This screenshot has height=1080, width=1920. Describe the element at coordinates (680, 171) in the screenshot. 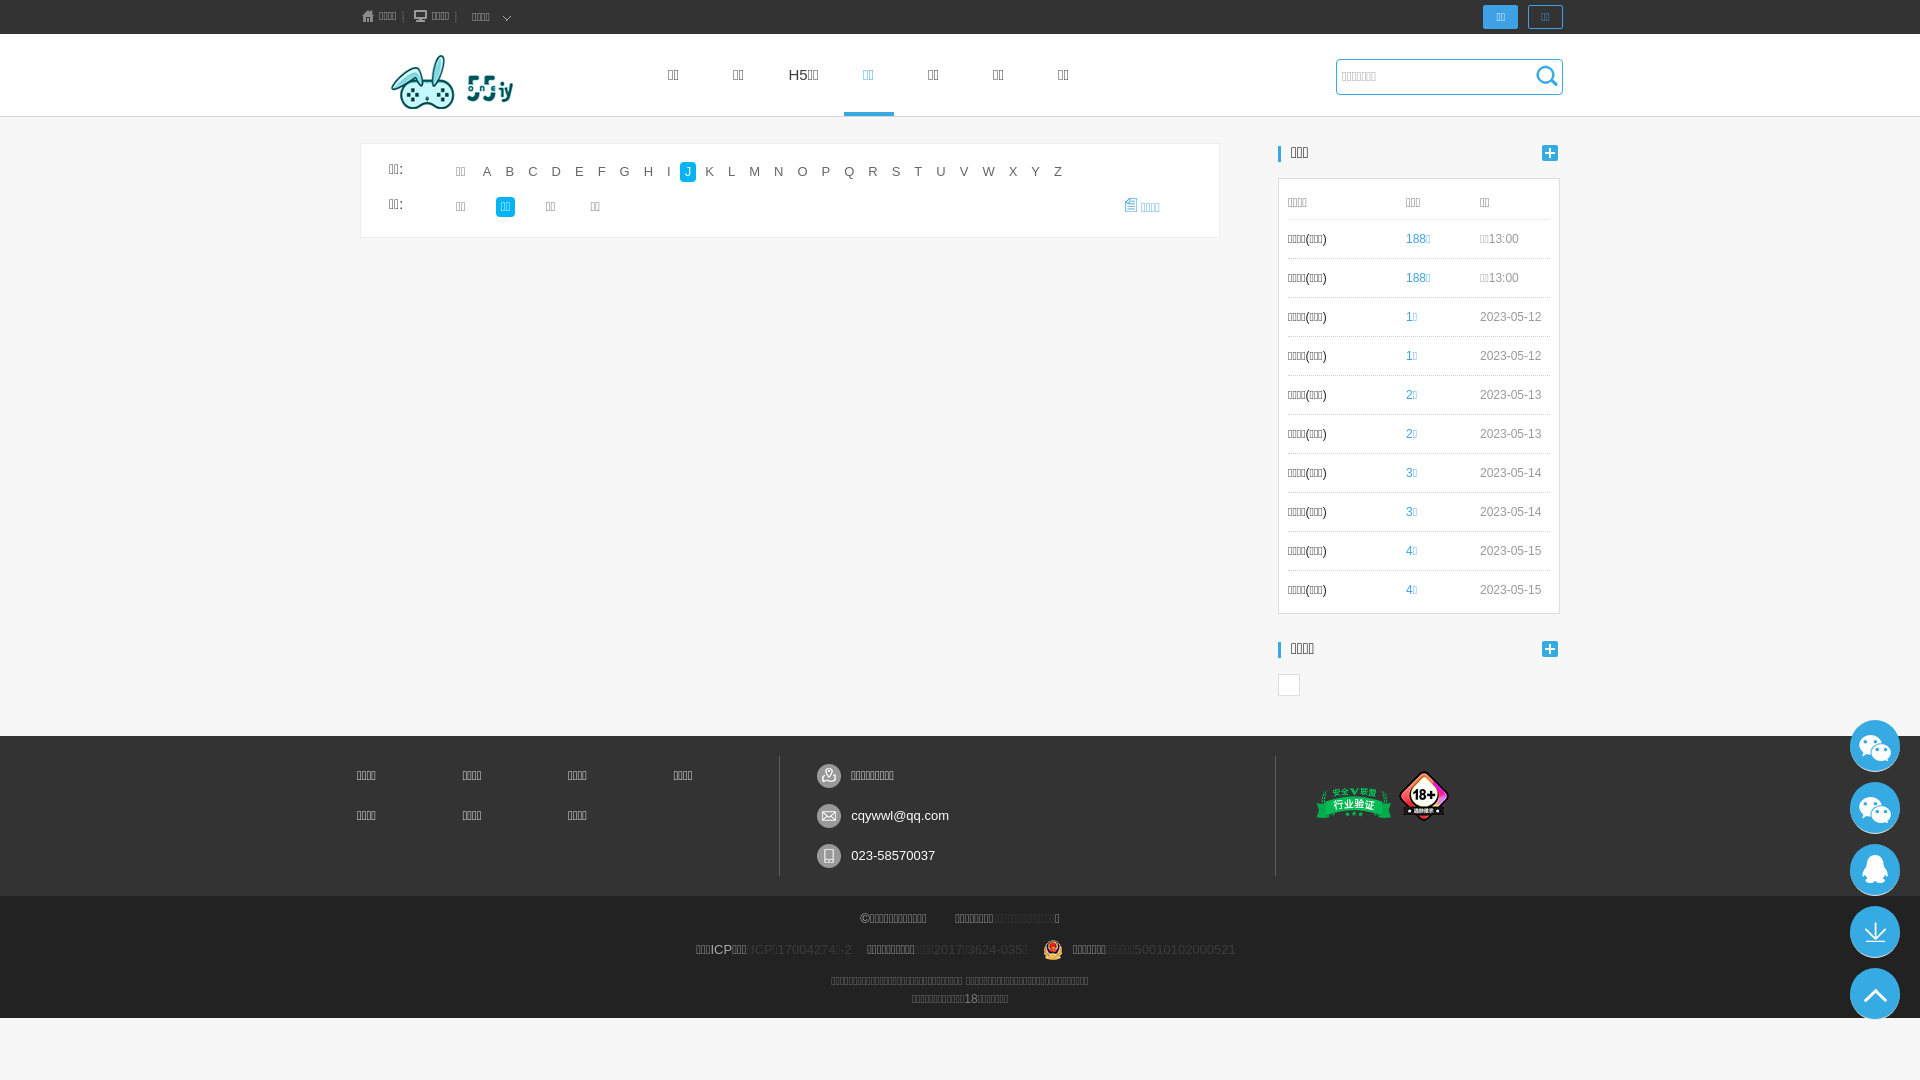

I see `'J'` at that location.